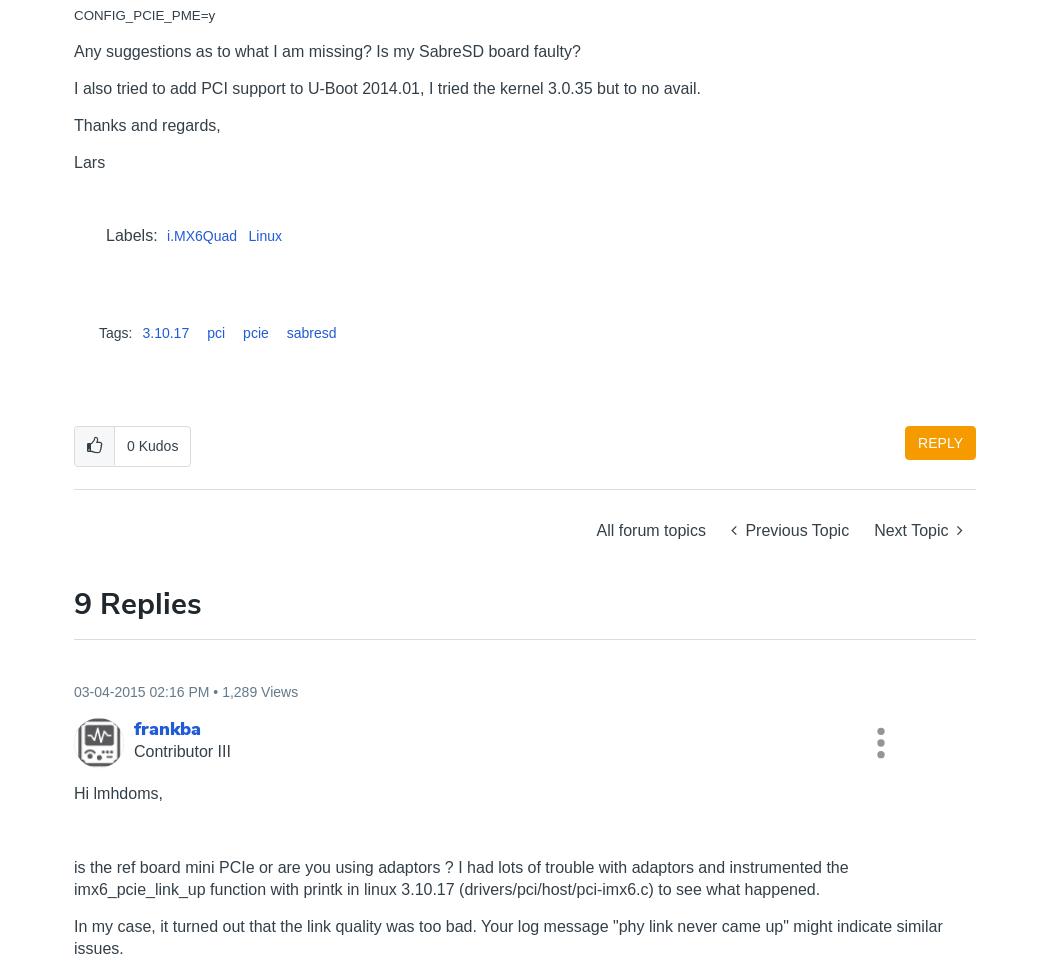  I want to click on 'sabresd', so click(285, 333).